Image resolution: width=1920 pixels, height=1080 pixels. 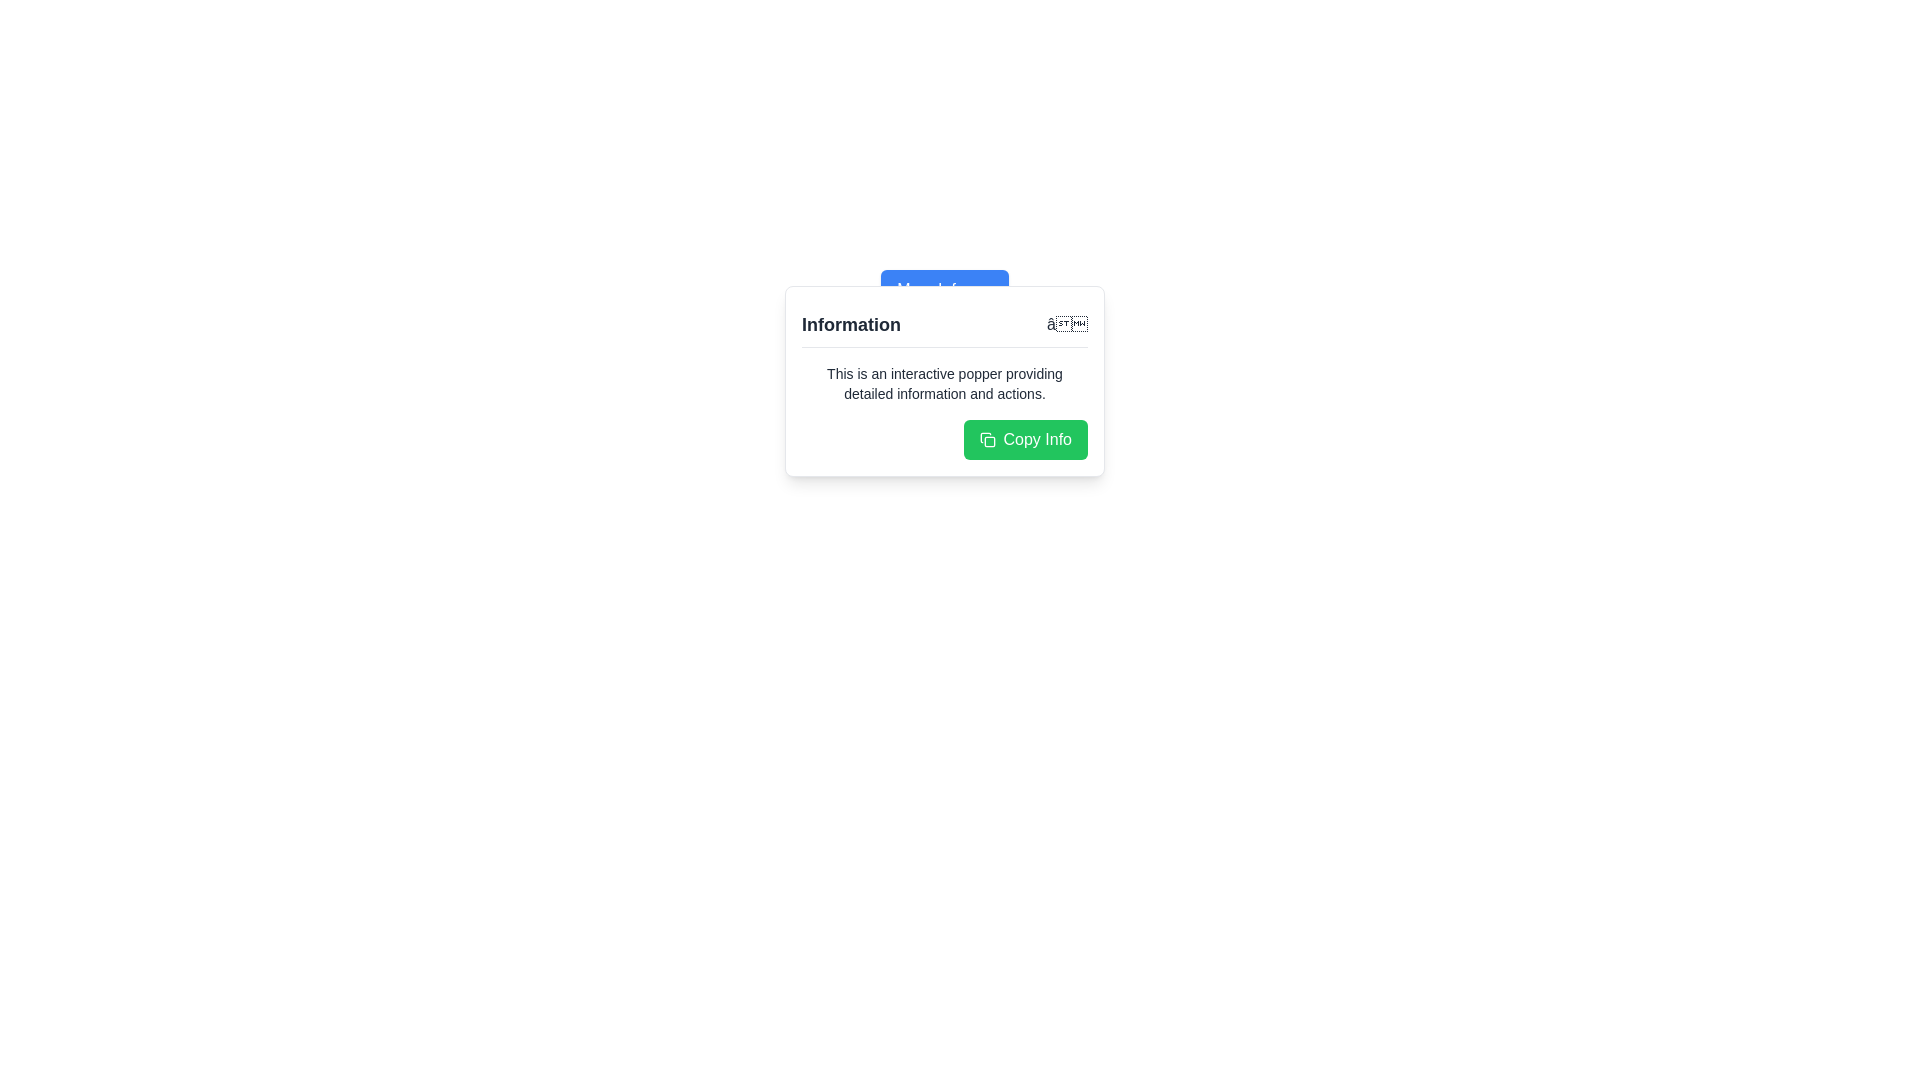 What do you see at coordinates (944, 384) in the screenshot?
I see `the text display component that contains the content 'This is an interactive popper providing detailed information and actions.' positioned within a white card below the title 'Information'` at bounding box center [944, 384].